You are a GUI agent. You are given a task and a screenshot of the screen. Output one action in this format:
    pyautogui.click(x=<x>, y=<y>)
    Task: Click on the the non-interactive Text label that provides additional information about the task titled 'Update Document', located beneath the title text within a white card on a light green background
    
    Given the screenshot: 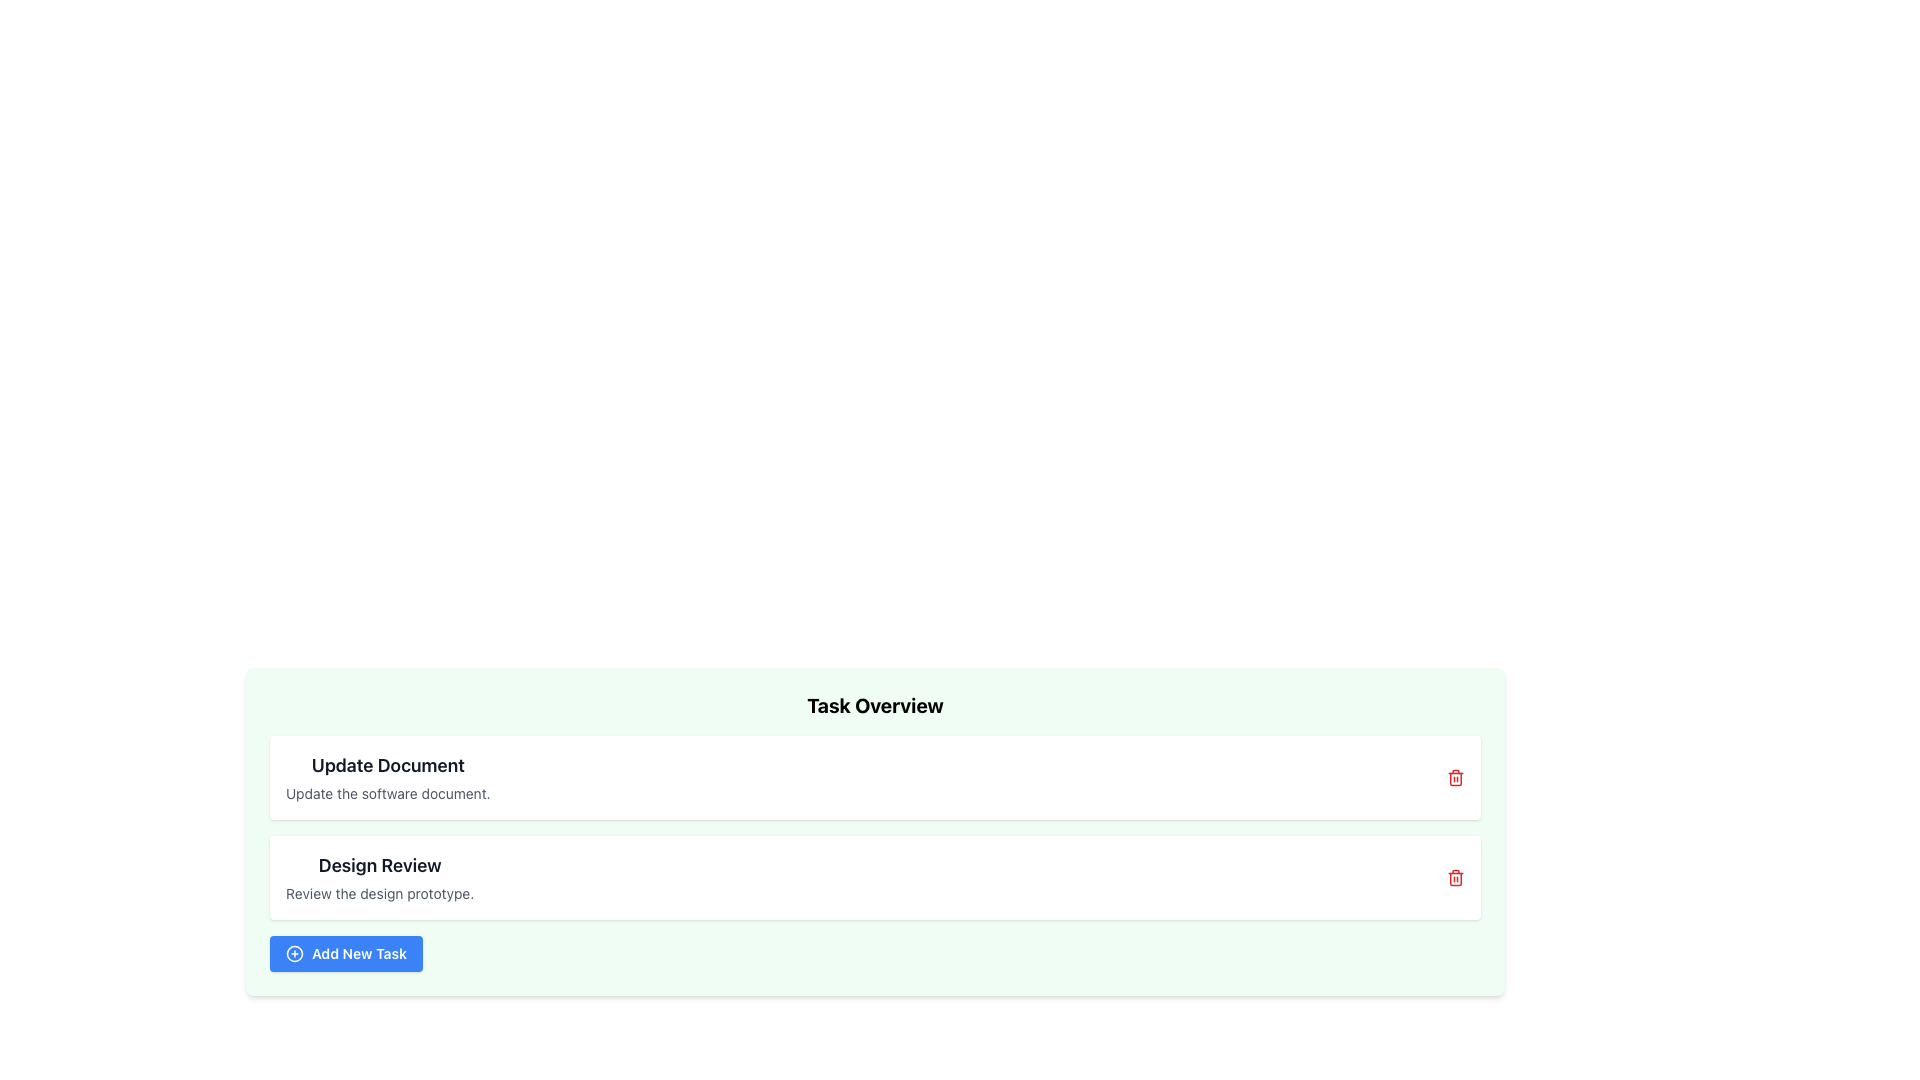 What is the action you would take?
    pyautogui.click(x=388, y=793)
    